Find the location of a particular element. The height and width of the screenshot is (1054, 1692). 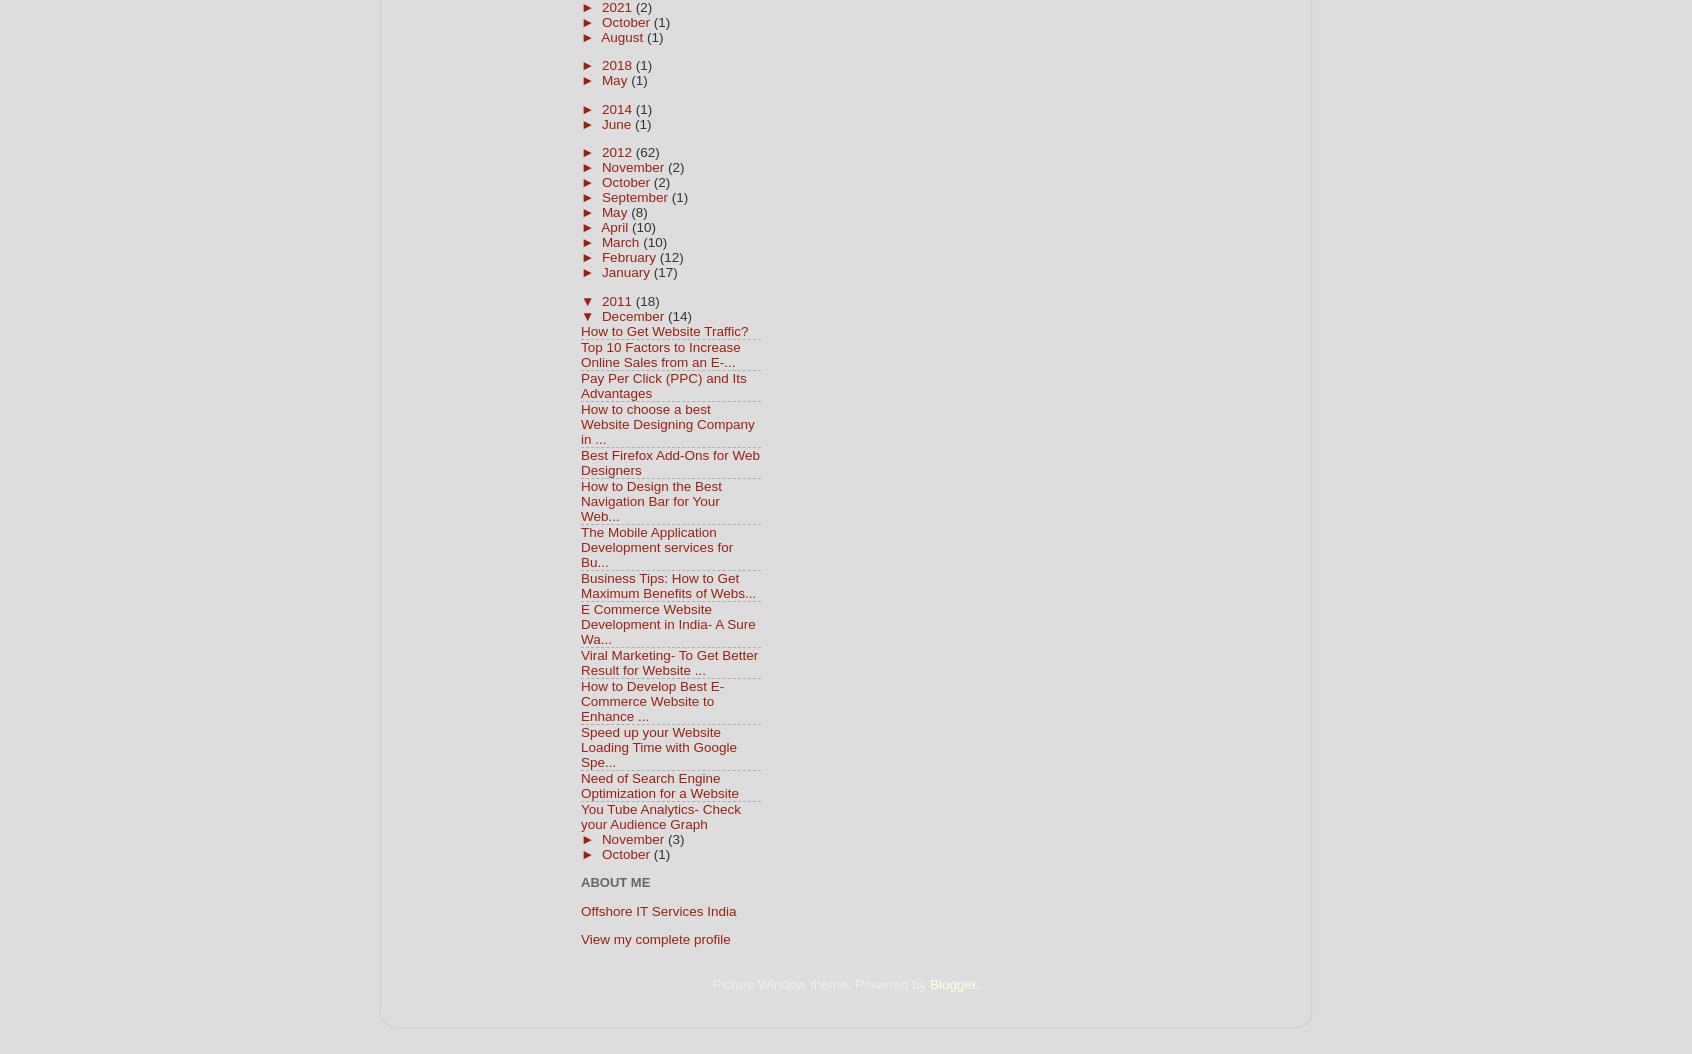

'2012' is located at coordinates (616, 152).